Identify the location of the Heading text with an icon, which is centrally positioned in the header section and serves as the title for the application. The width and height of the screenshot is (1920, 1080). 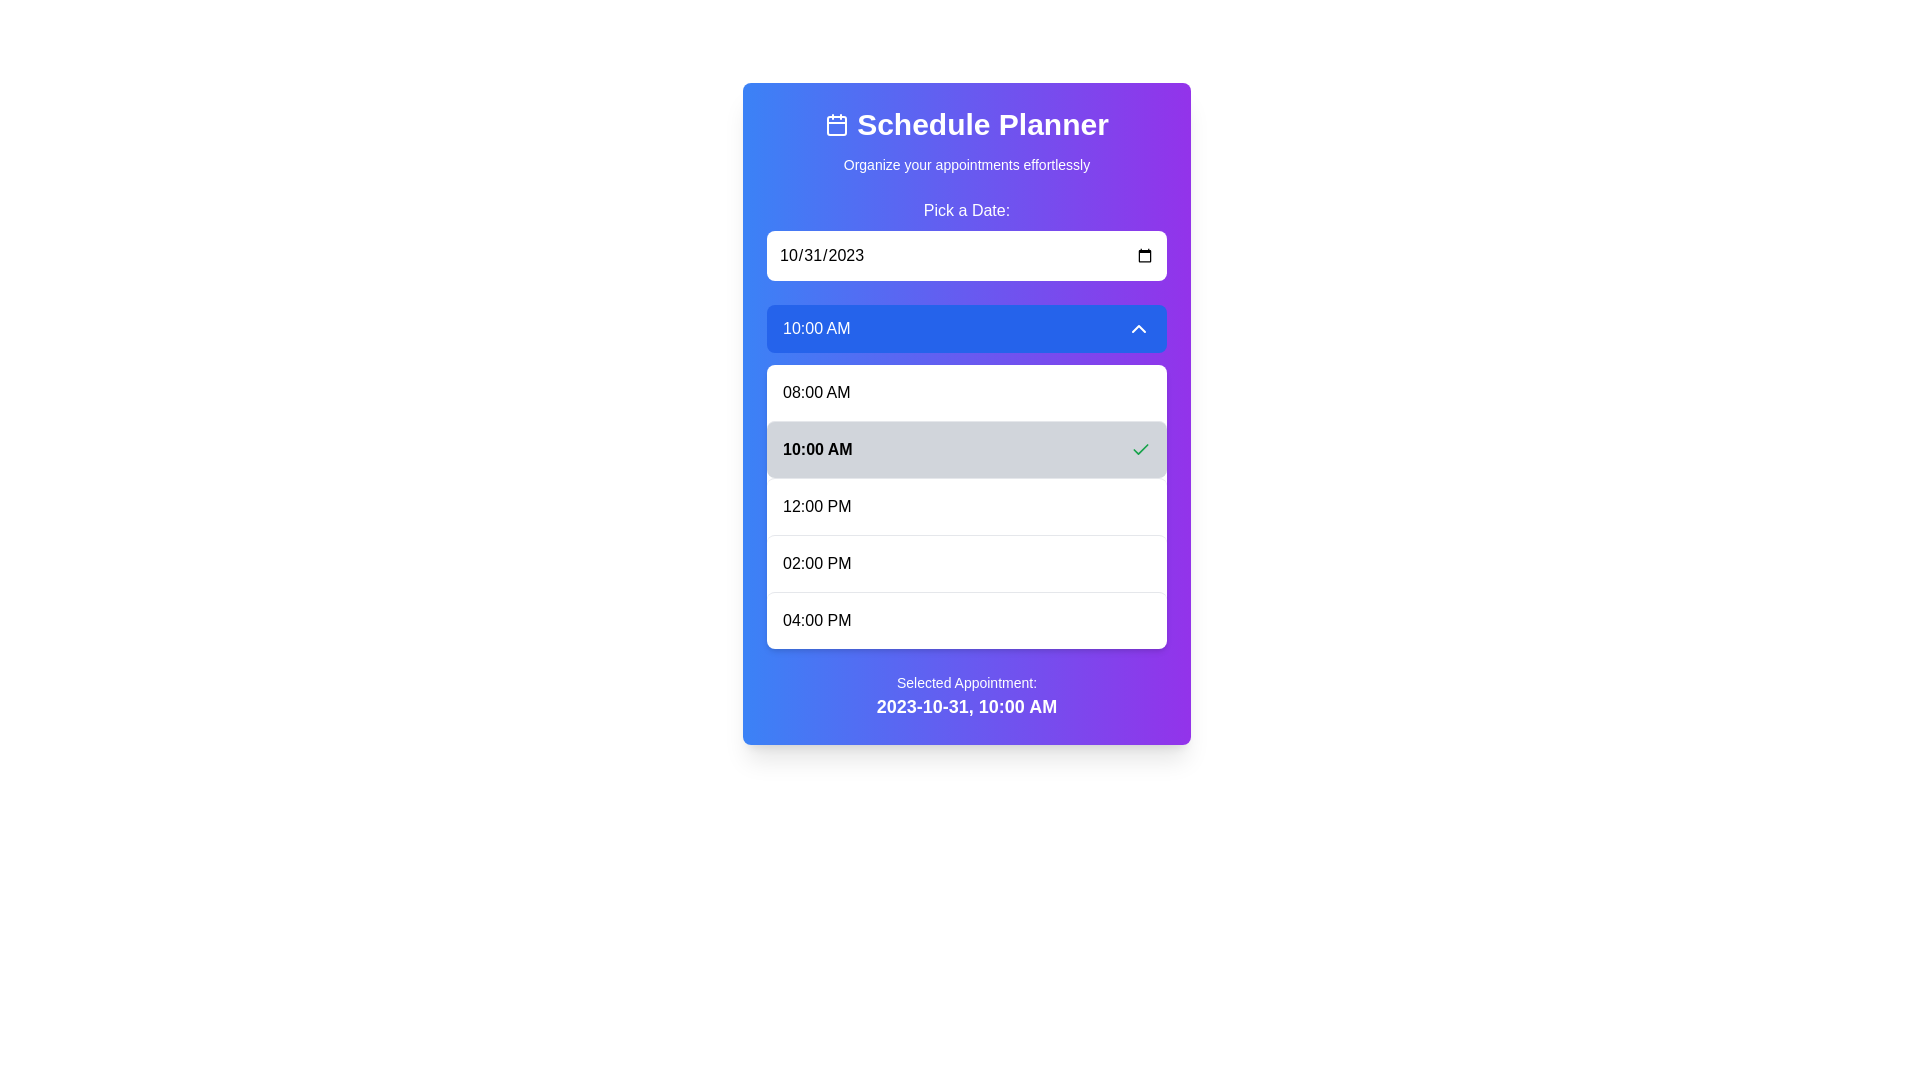
(966, 124).